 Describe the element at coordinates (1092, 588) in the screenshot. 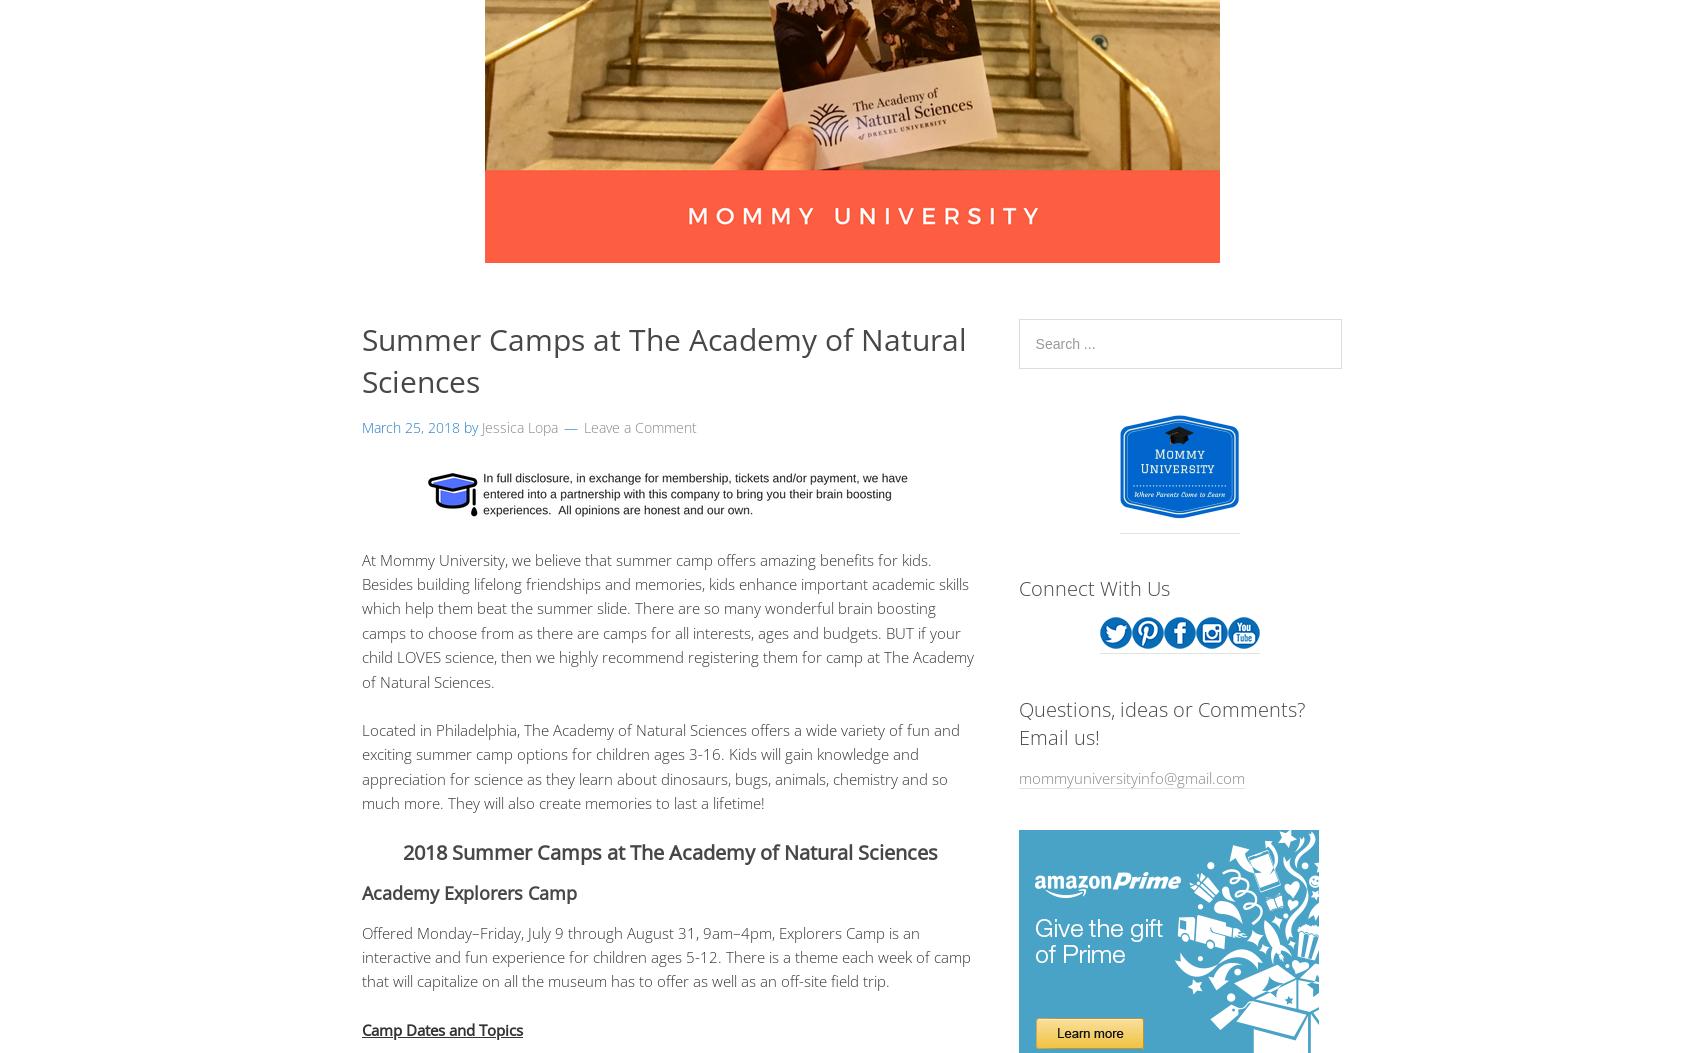

I see `'Connect With Us'` at that location.